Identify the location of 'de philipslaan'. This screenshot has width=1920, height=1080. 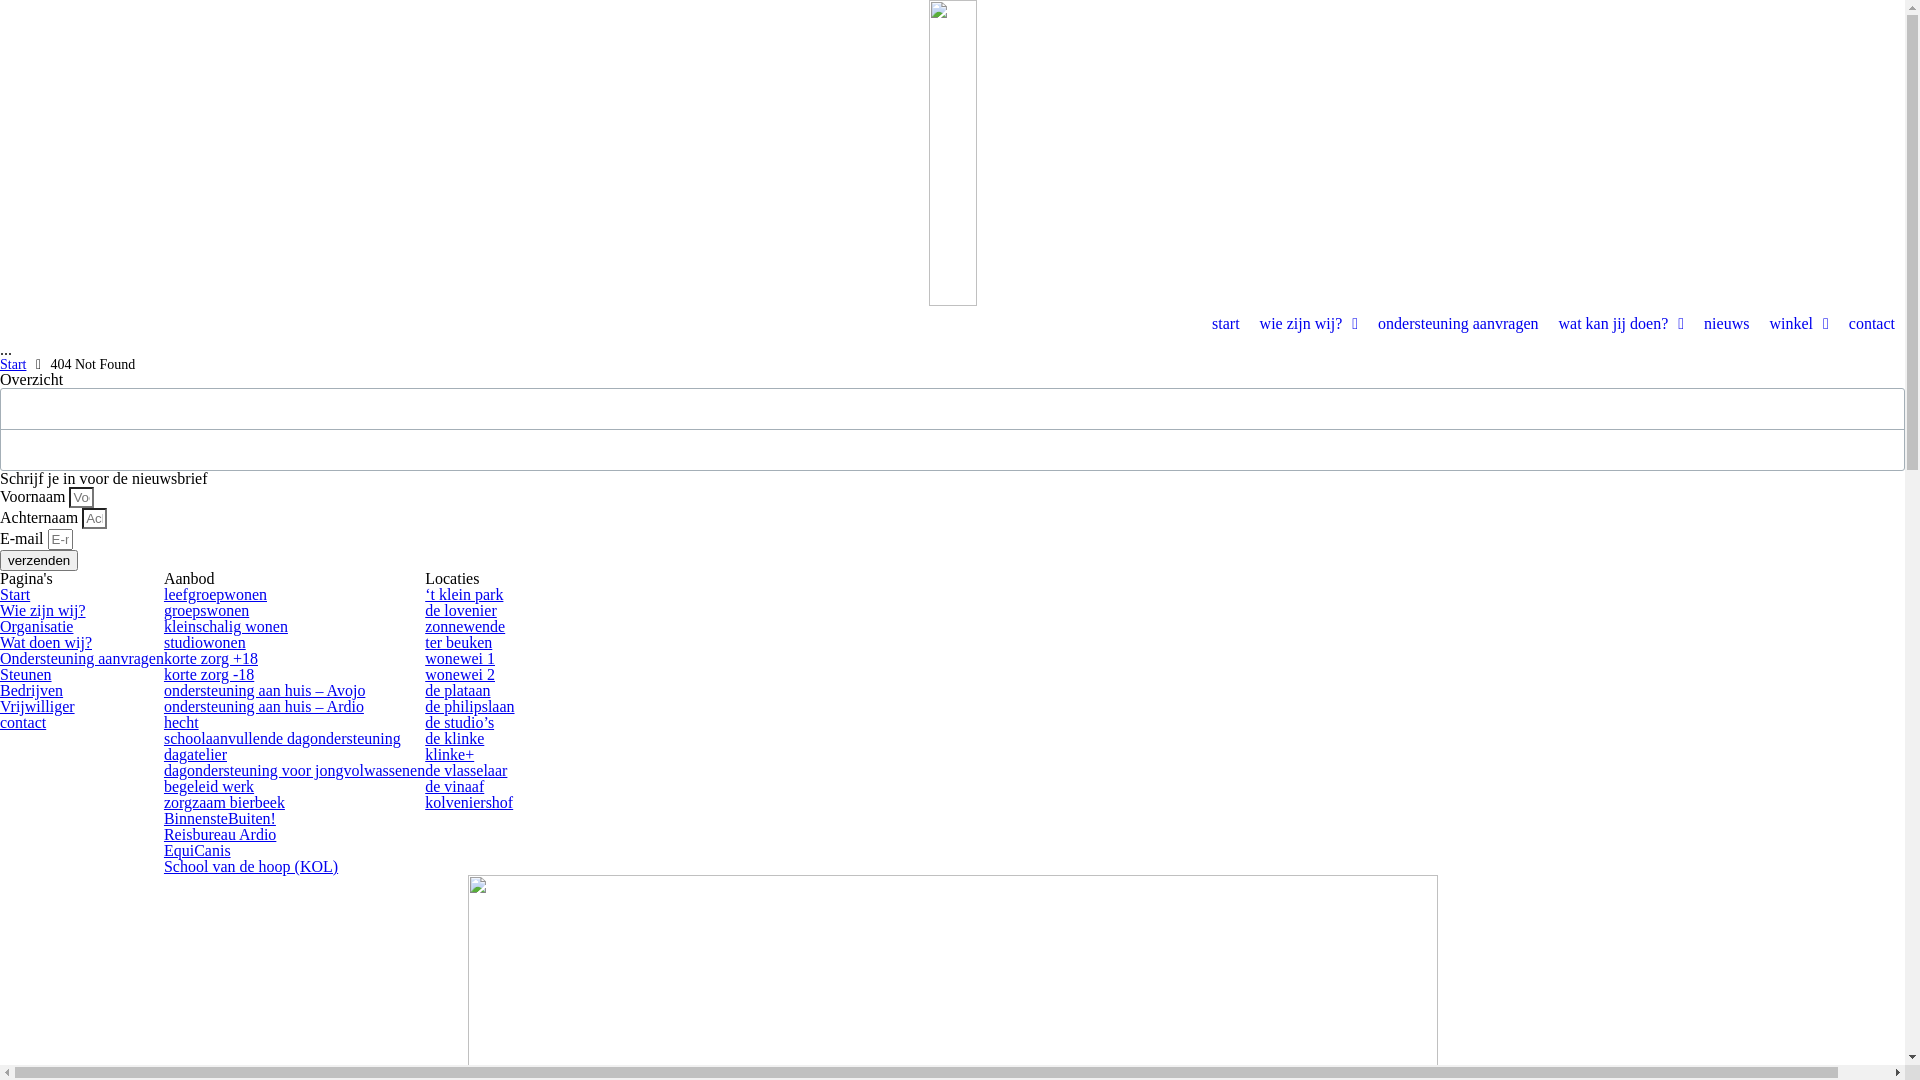
(468, 705).